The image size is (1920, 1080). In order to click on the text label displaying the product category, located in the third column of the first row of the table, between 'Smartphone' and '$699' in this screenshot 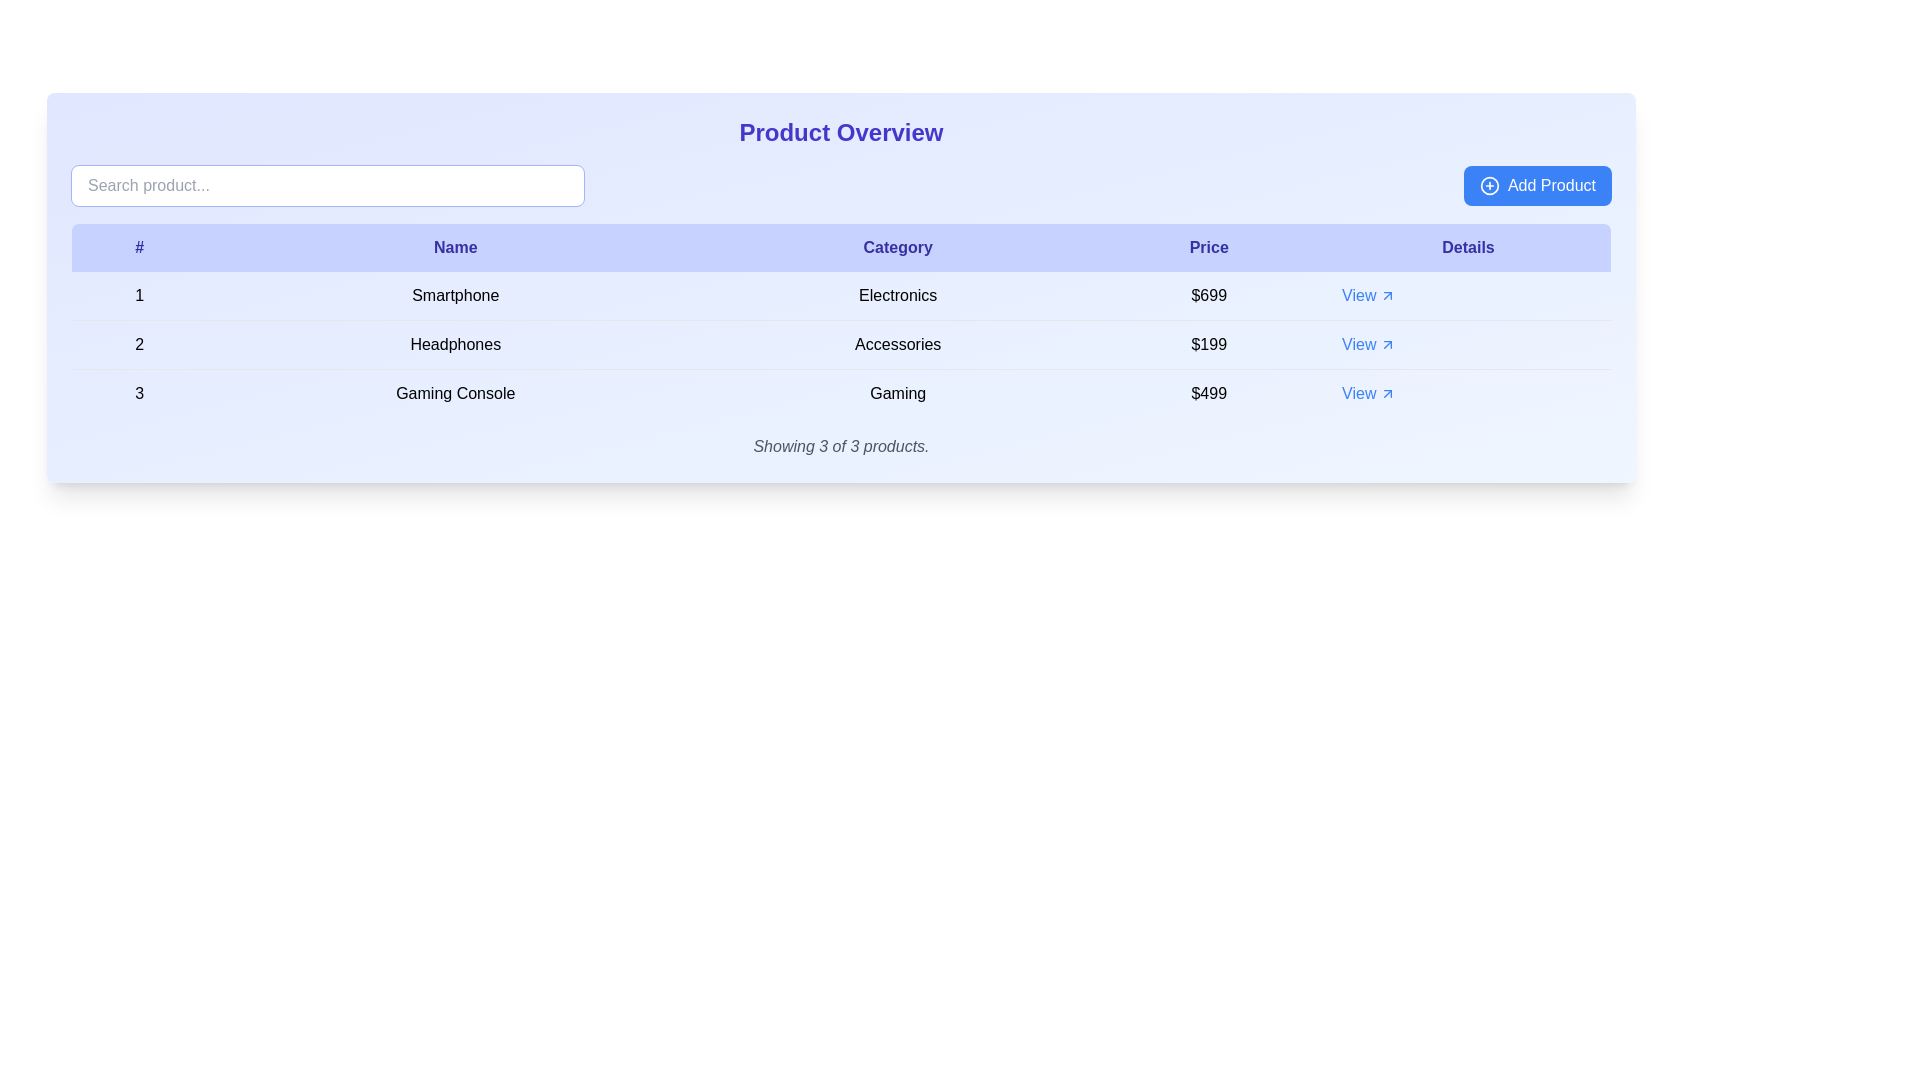, I will do `click(897, 296)`.